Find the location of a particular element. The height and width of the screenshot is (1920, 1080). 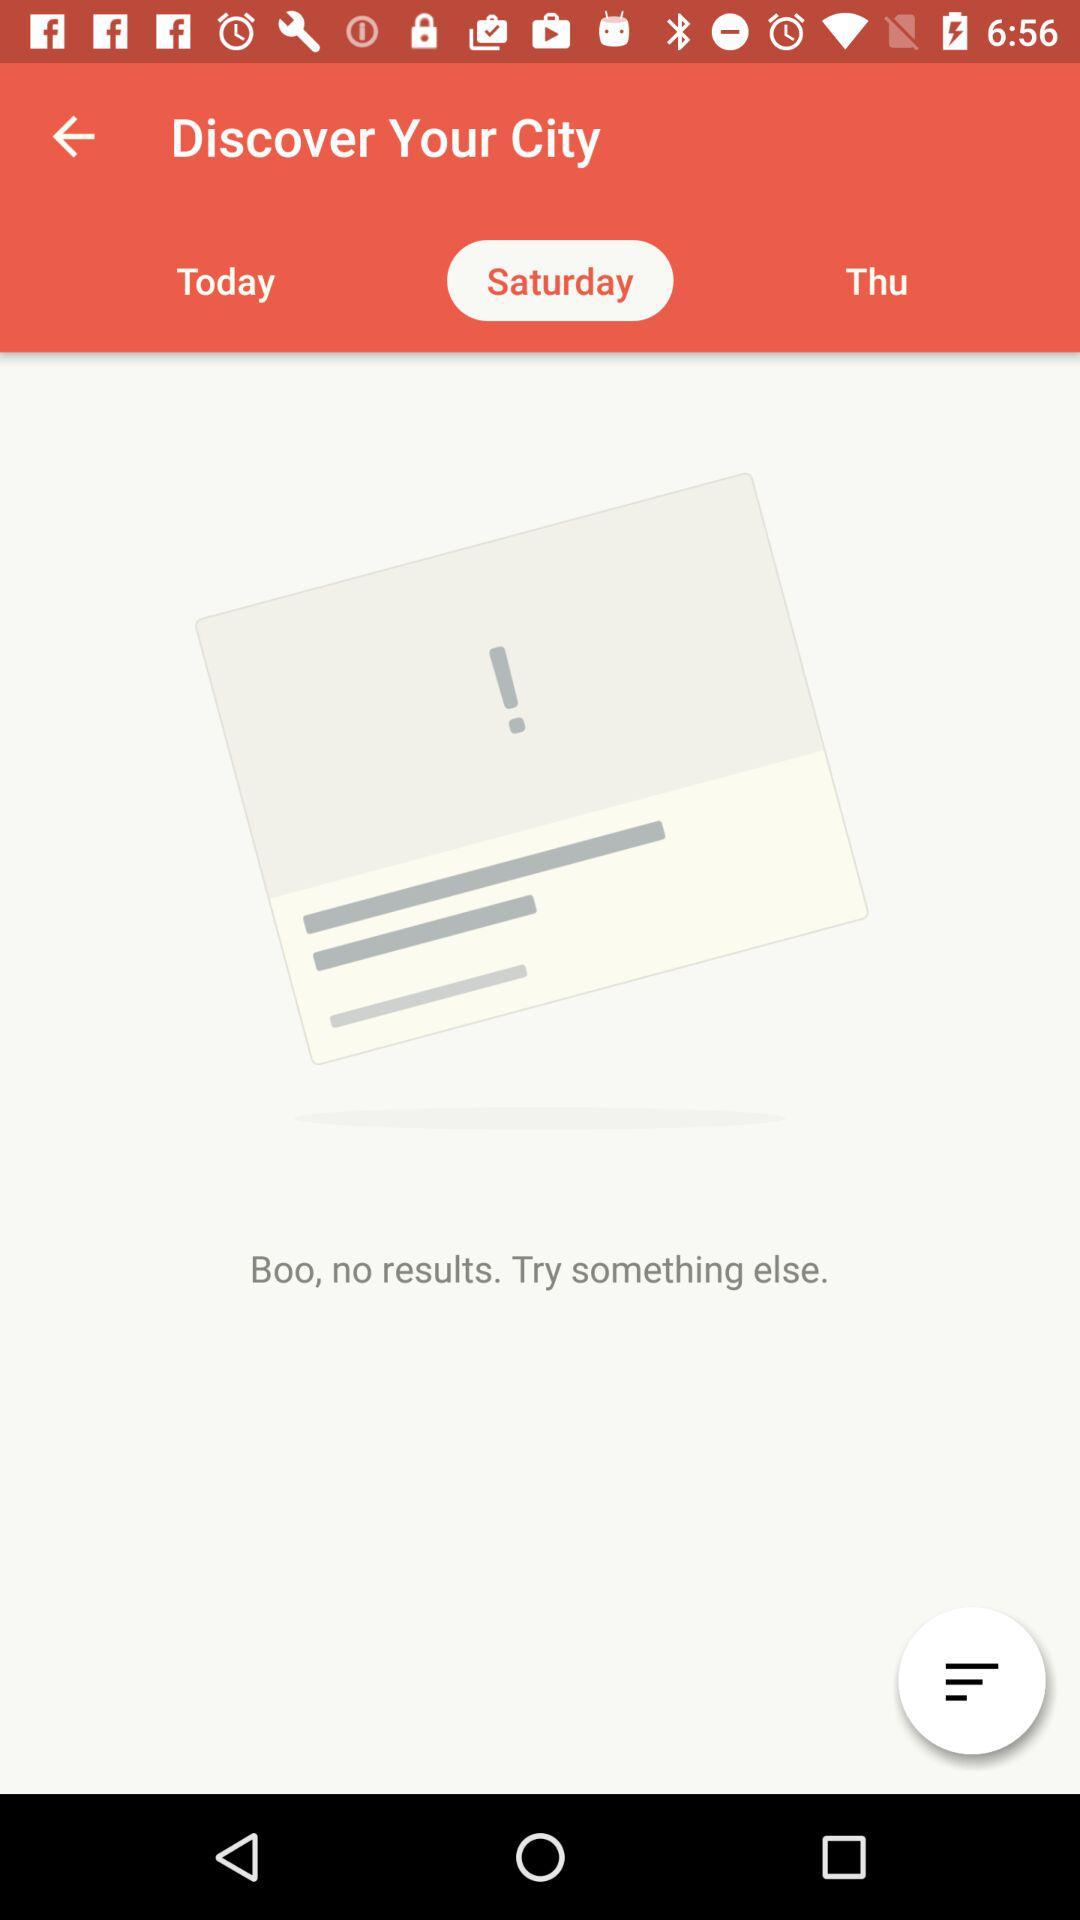

the item above the today icon is located at coordinates (72, 135).